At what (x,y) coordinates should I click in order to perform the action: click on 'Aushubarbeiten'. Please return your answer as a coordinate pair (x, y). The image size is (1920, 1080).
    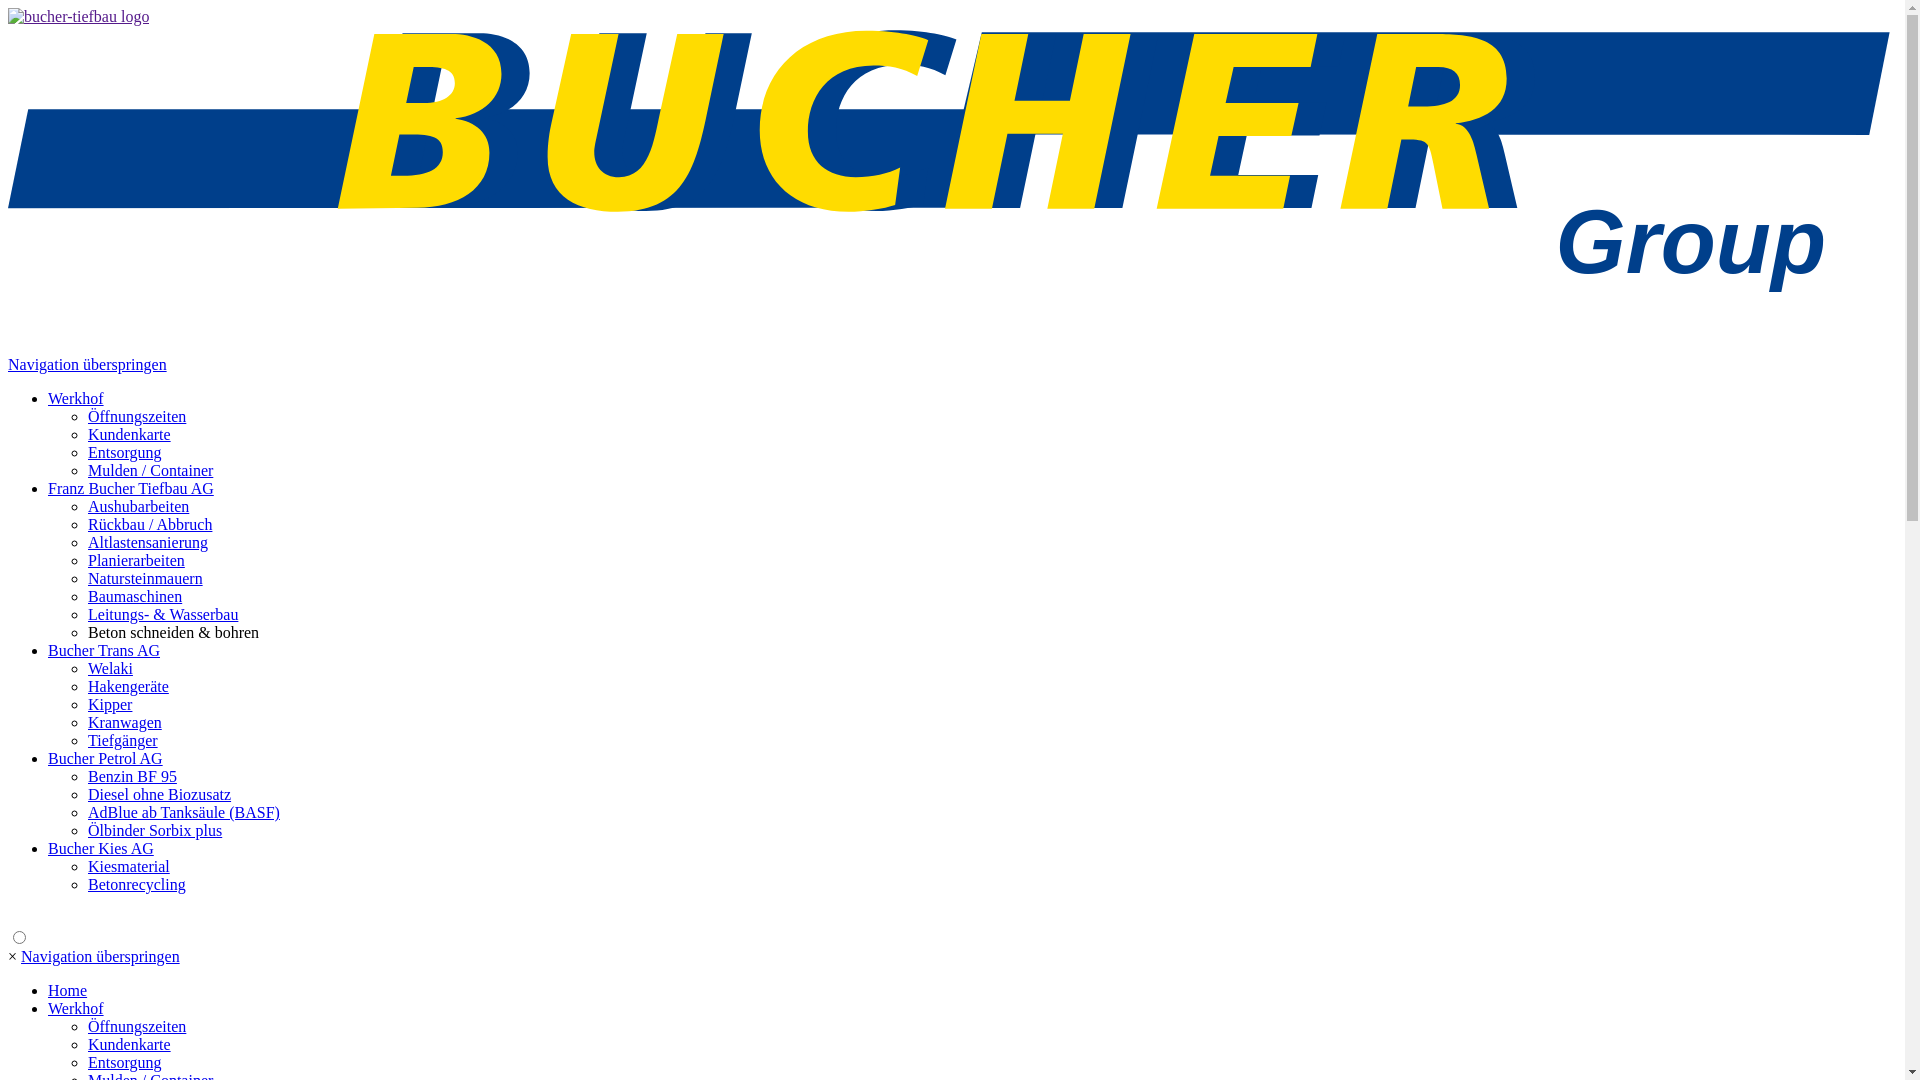
    Looking at the image, I should click on (86, 505).